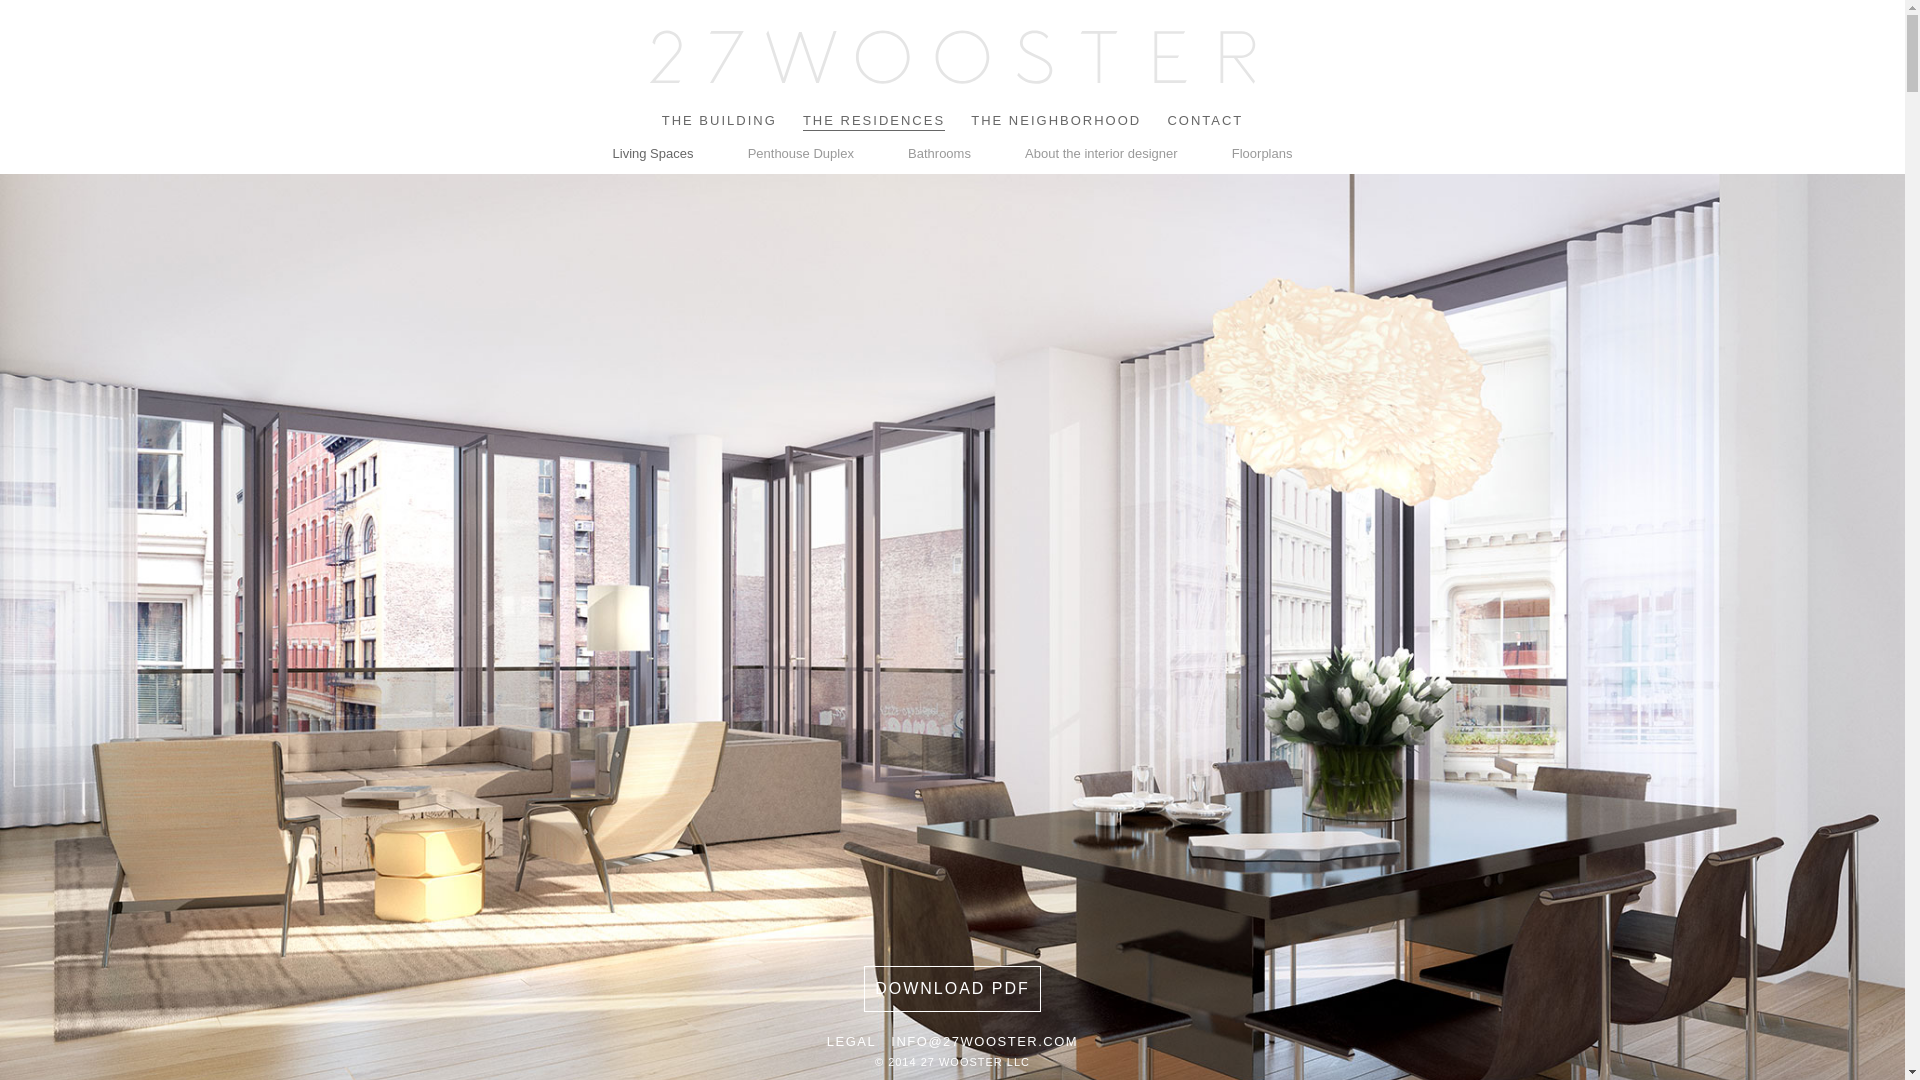  Describe the element at coordinates (851, 1040) in the screenshot. I see `'LEGAL'` at that location.